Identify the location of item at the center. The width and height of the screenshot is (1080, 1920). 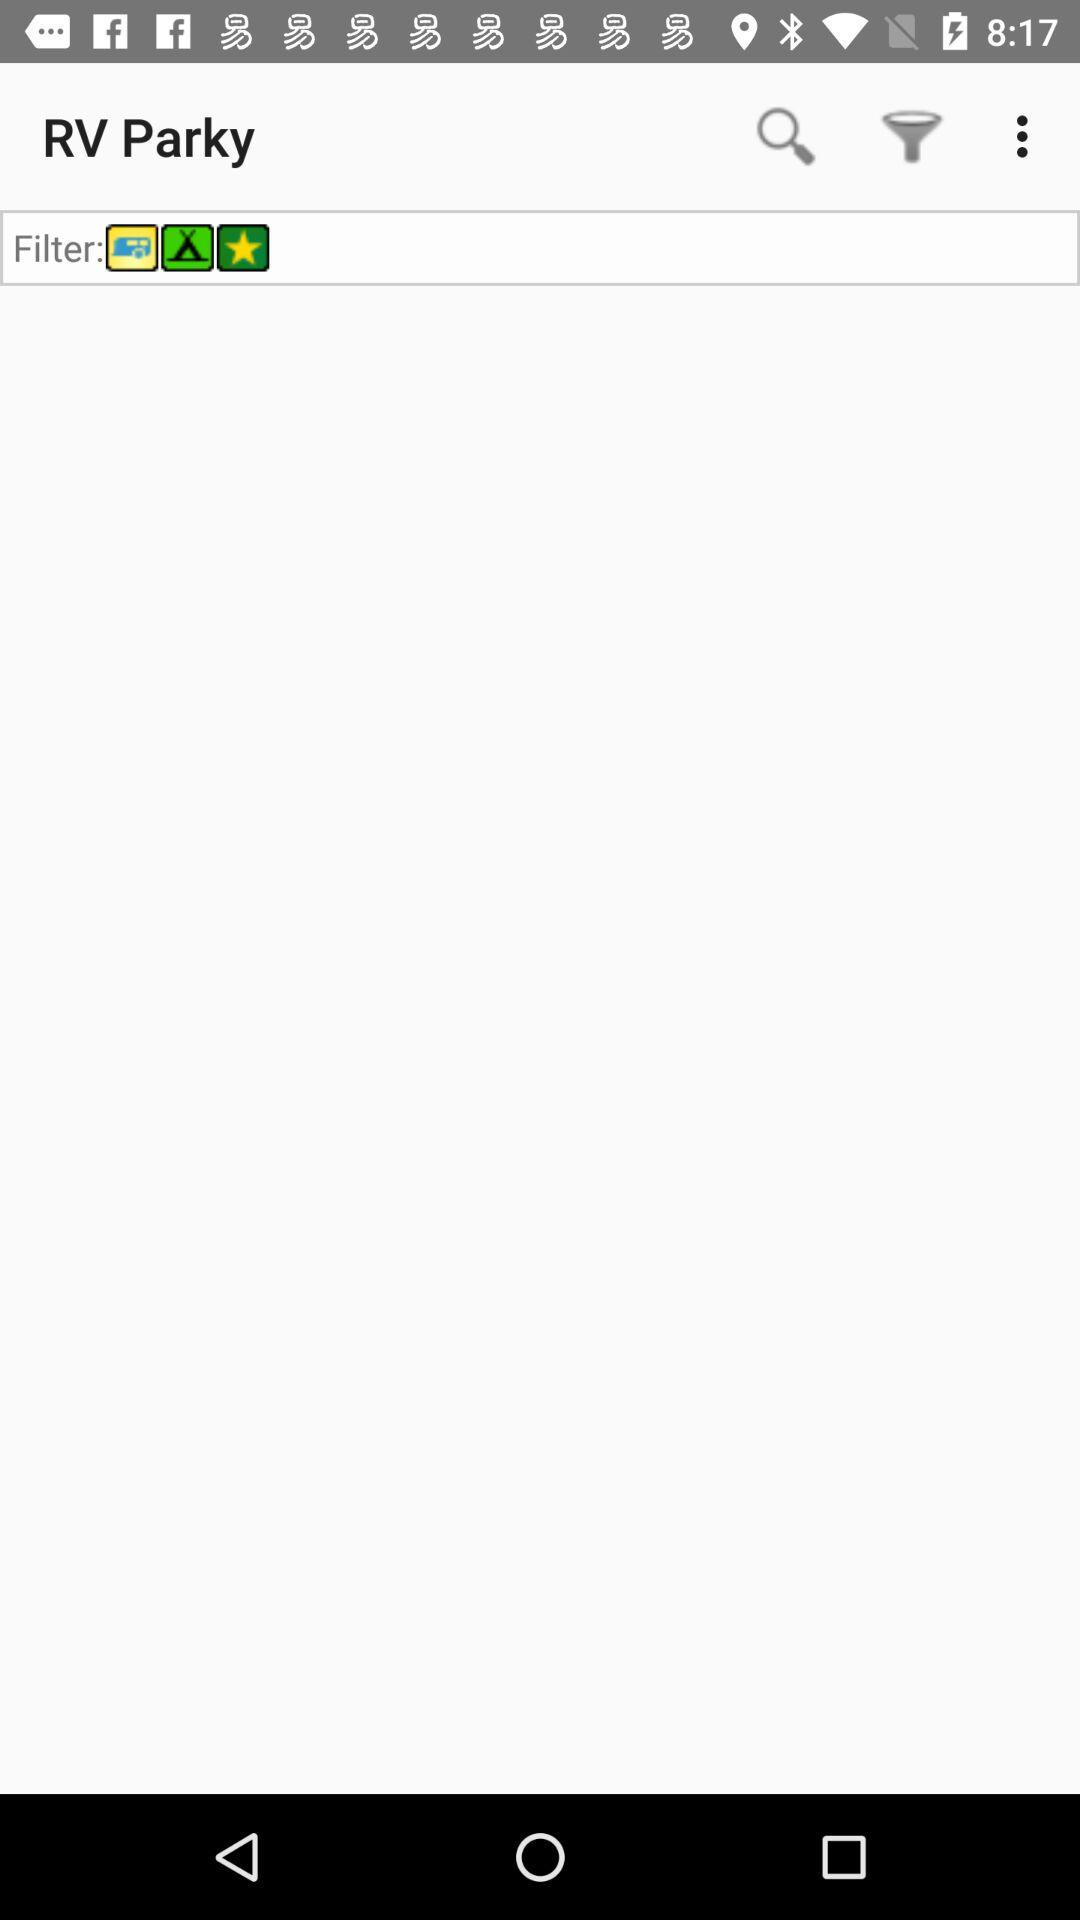
(540, 1039).